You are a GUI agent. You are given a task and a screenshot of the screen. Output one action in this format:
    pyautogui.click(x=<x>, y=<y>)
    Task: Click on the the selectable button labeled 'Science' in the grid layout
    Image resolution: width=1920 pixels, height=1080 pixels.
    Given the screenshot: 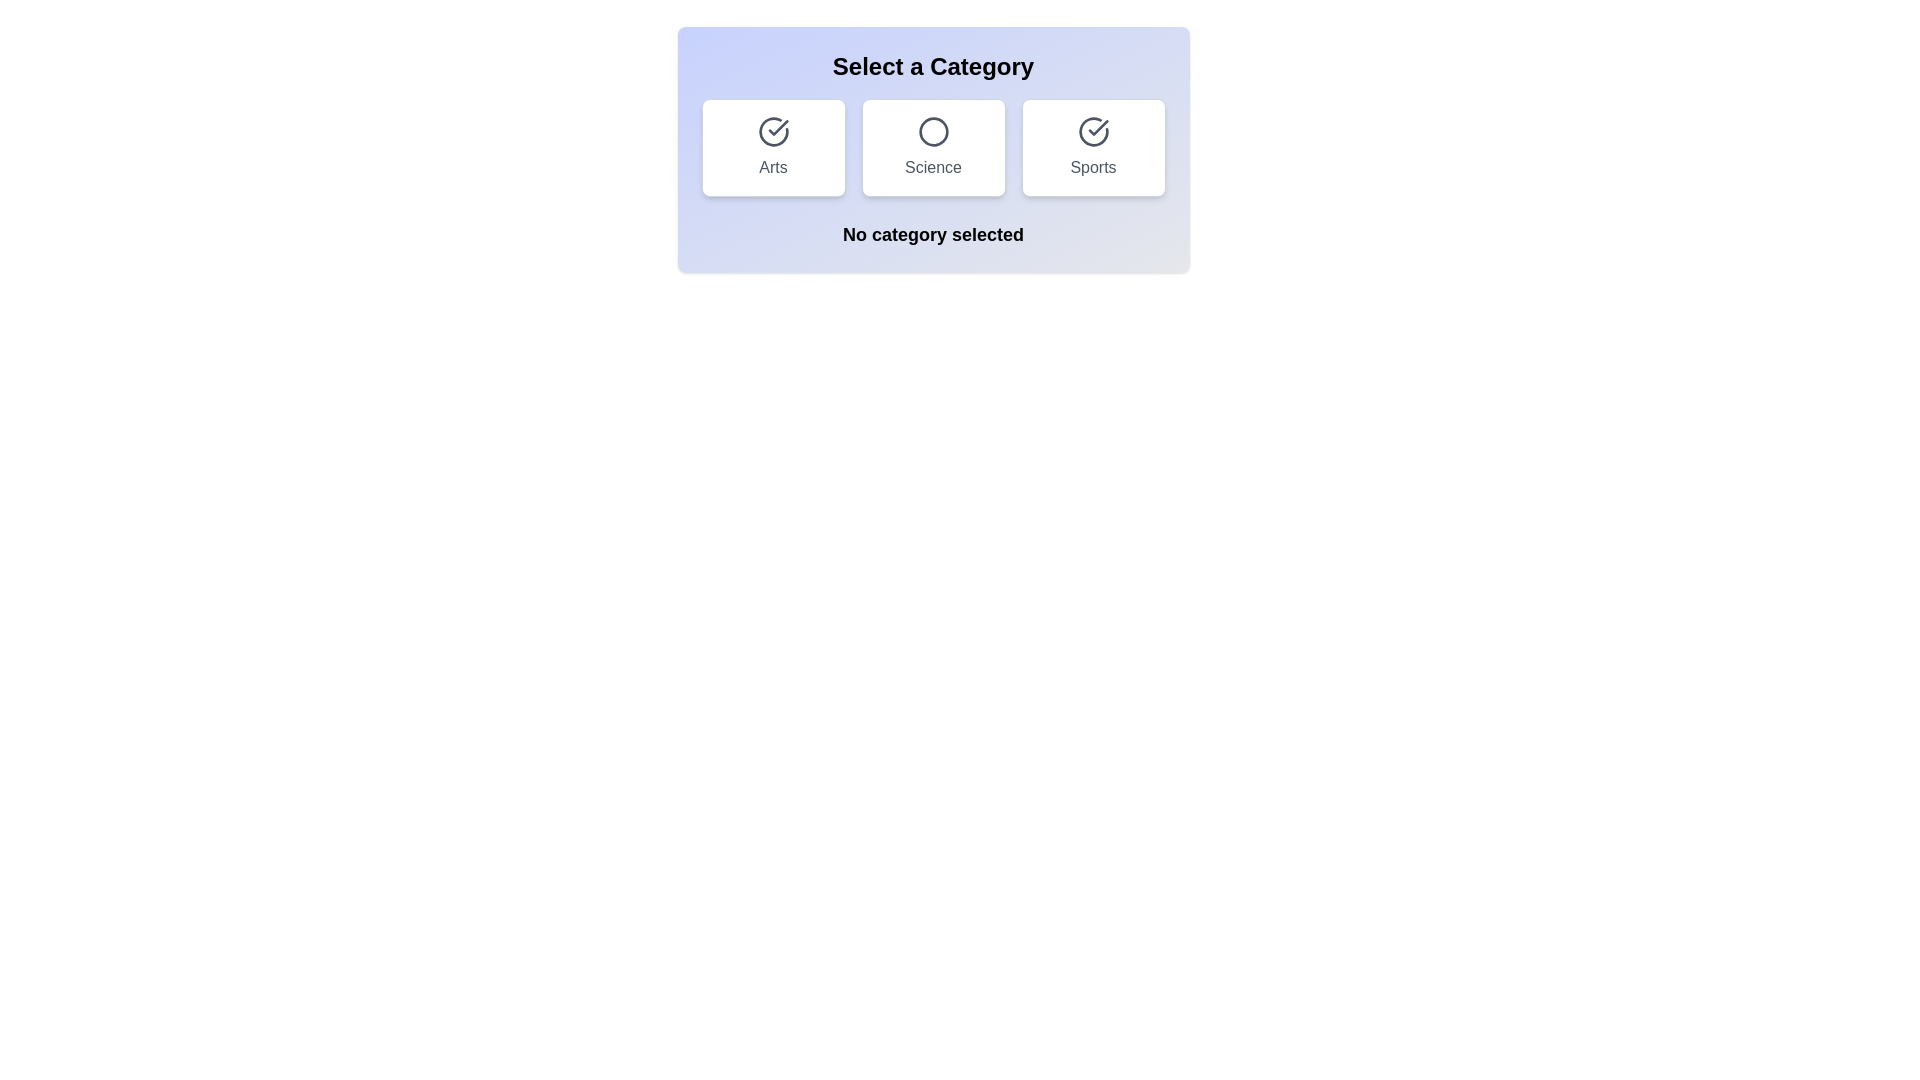 What is the action you would take?
    pyautogui.click(x=932, y=146)
    